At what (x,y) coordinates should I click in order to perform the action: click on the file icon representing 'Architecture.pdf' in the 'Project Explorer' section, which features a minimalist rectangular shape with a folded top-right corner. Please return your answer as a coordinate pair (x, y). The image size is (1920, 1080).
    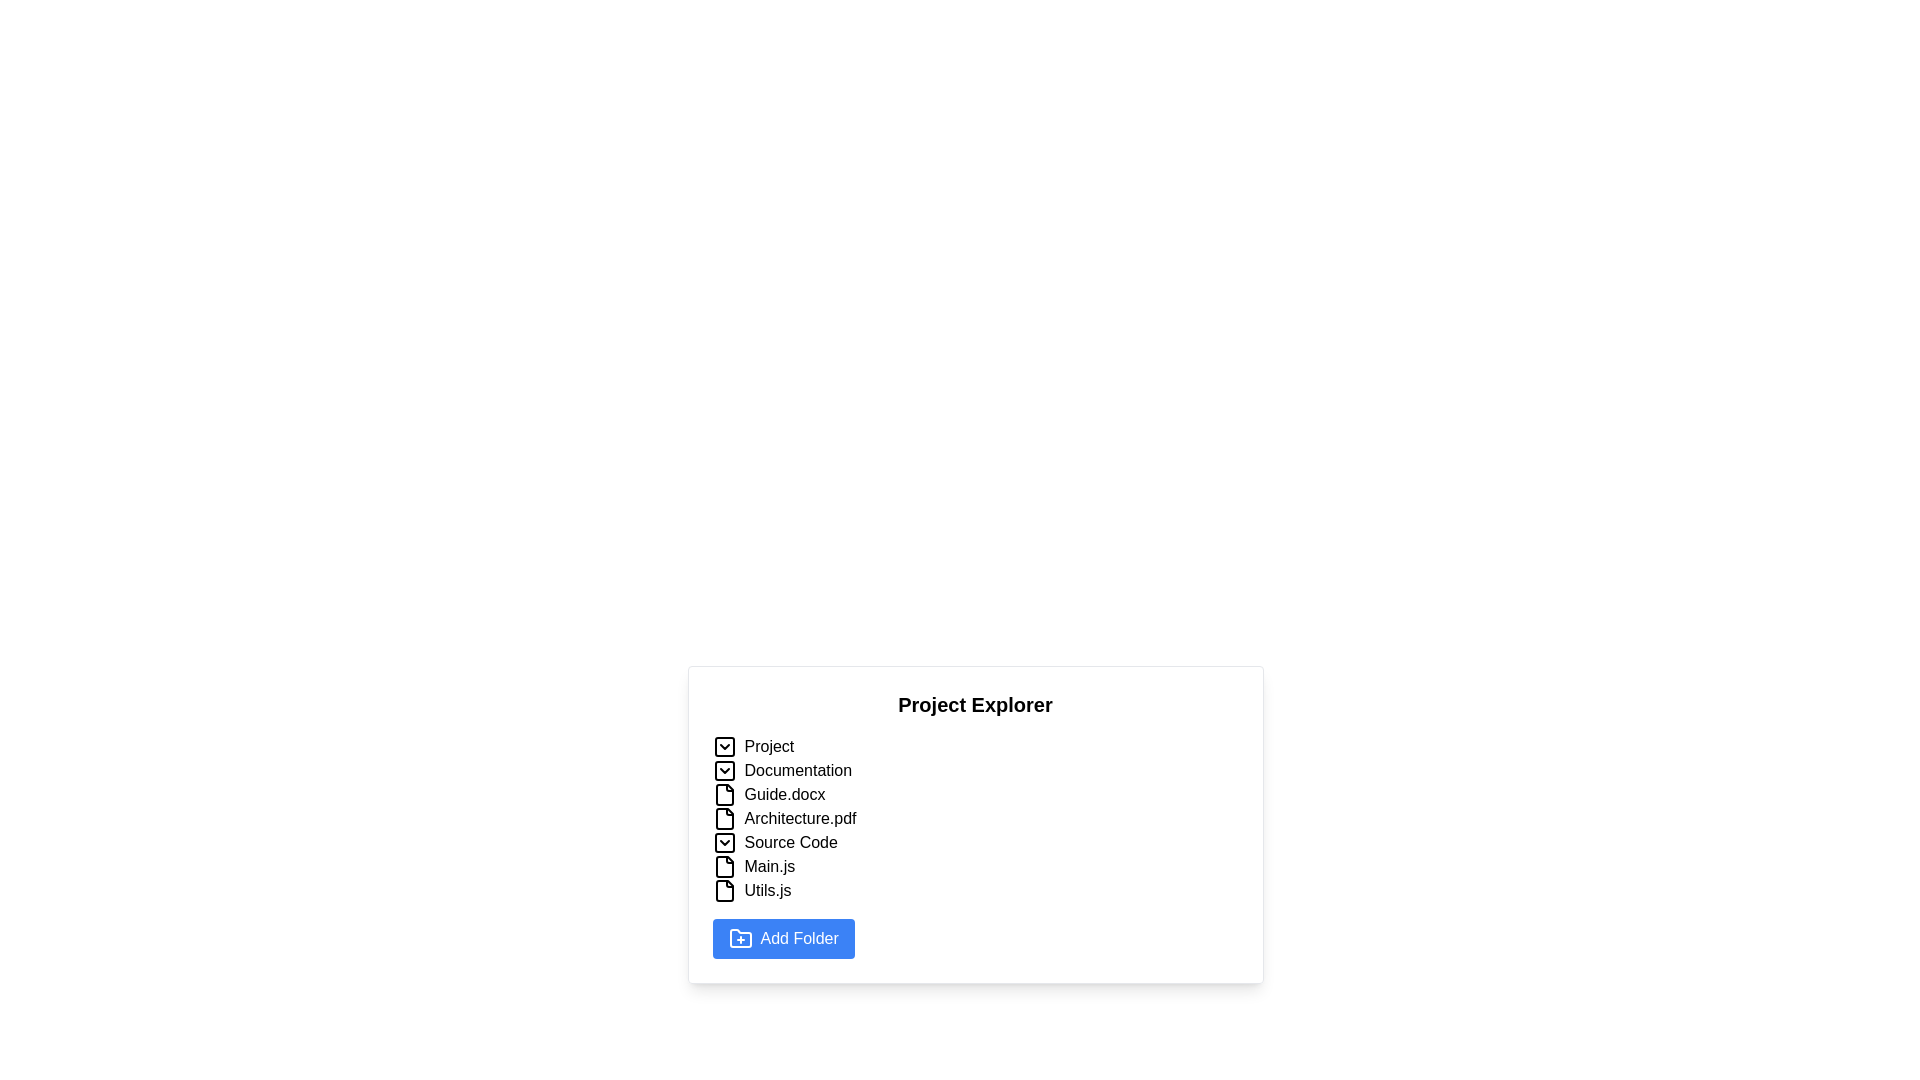
    Looking at the image, I should click on (723, 818).